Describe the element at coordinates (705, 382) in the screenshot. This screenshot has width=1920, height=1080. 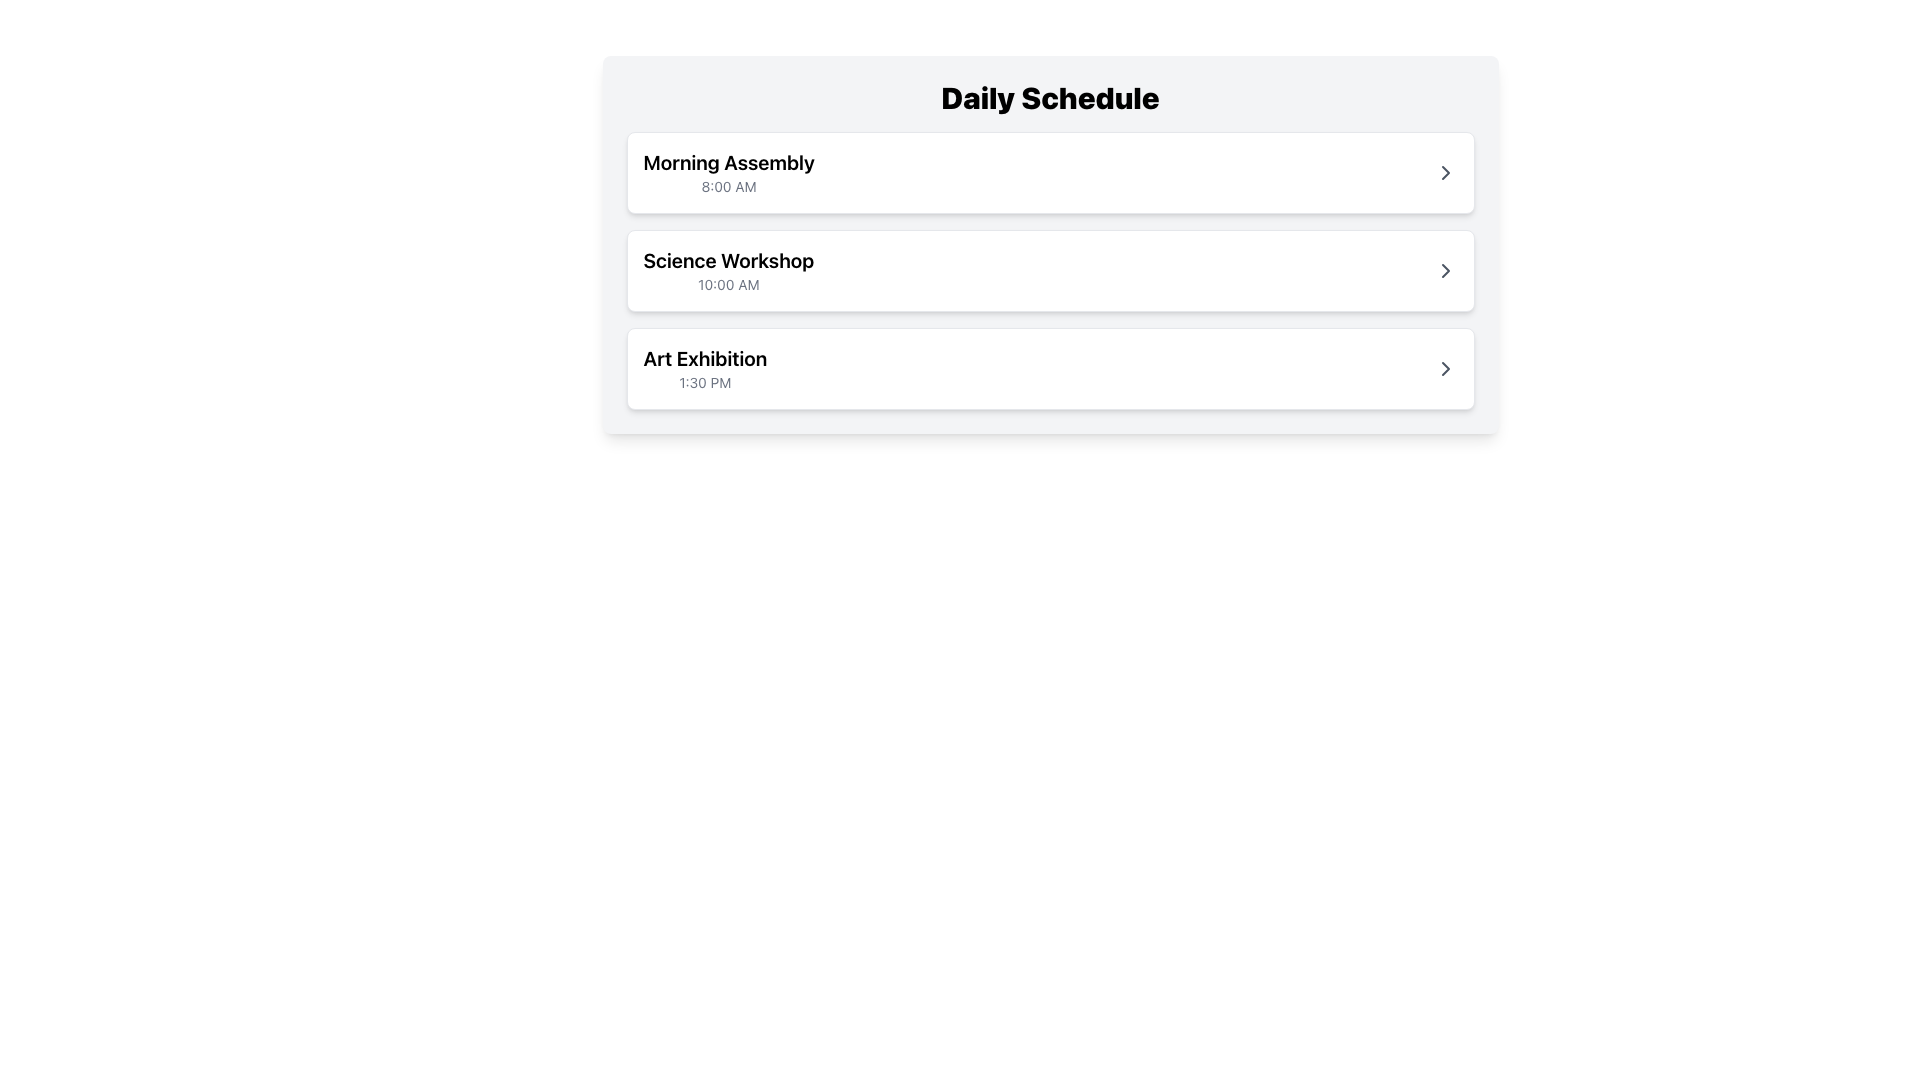
I see `the text label displaying the time '1:30 PM', which is located beneath the 'Art Exhibition' title` at that location.